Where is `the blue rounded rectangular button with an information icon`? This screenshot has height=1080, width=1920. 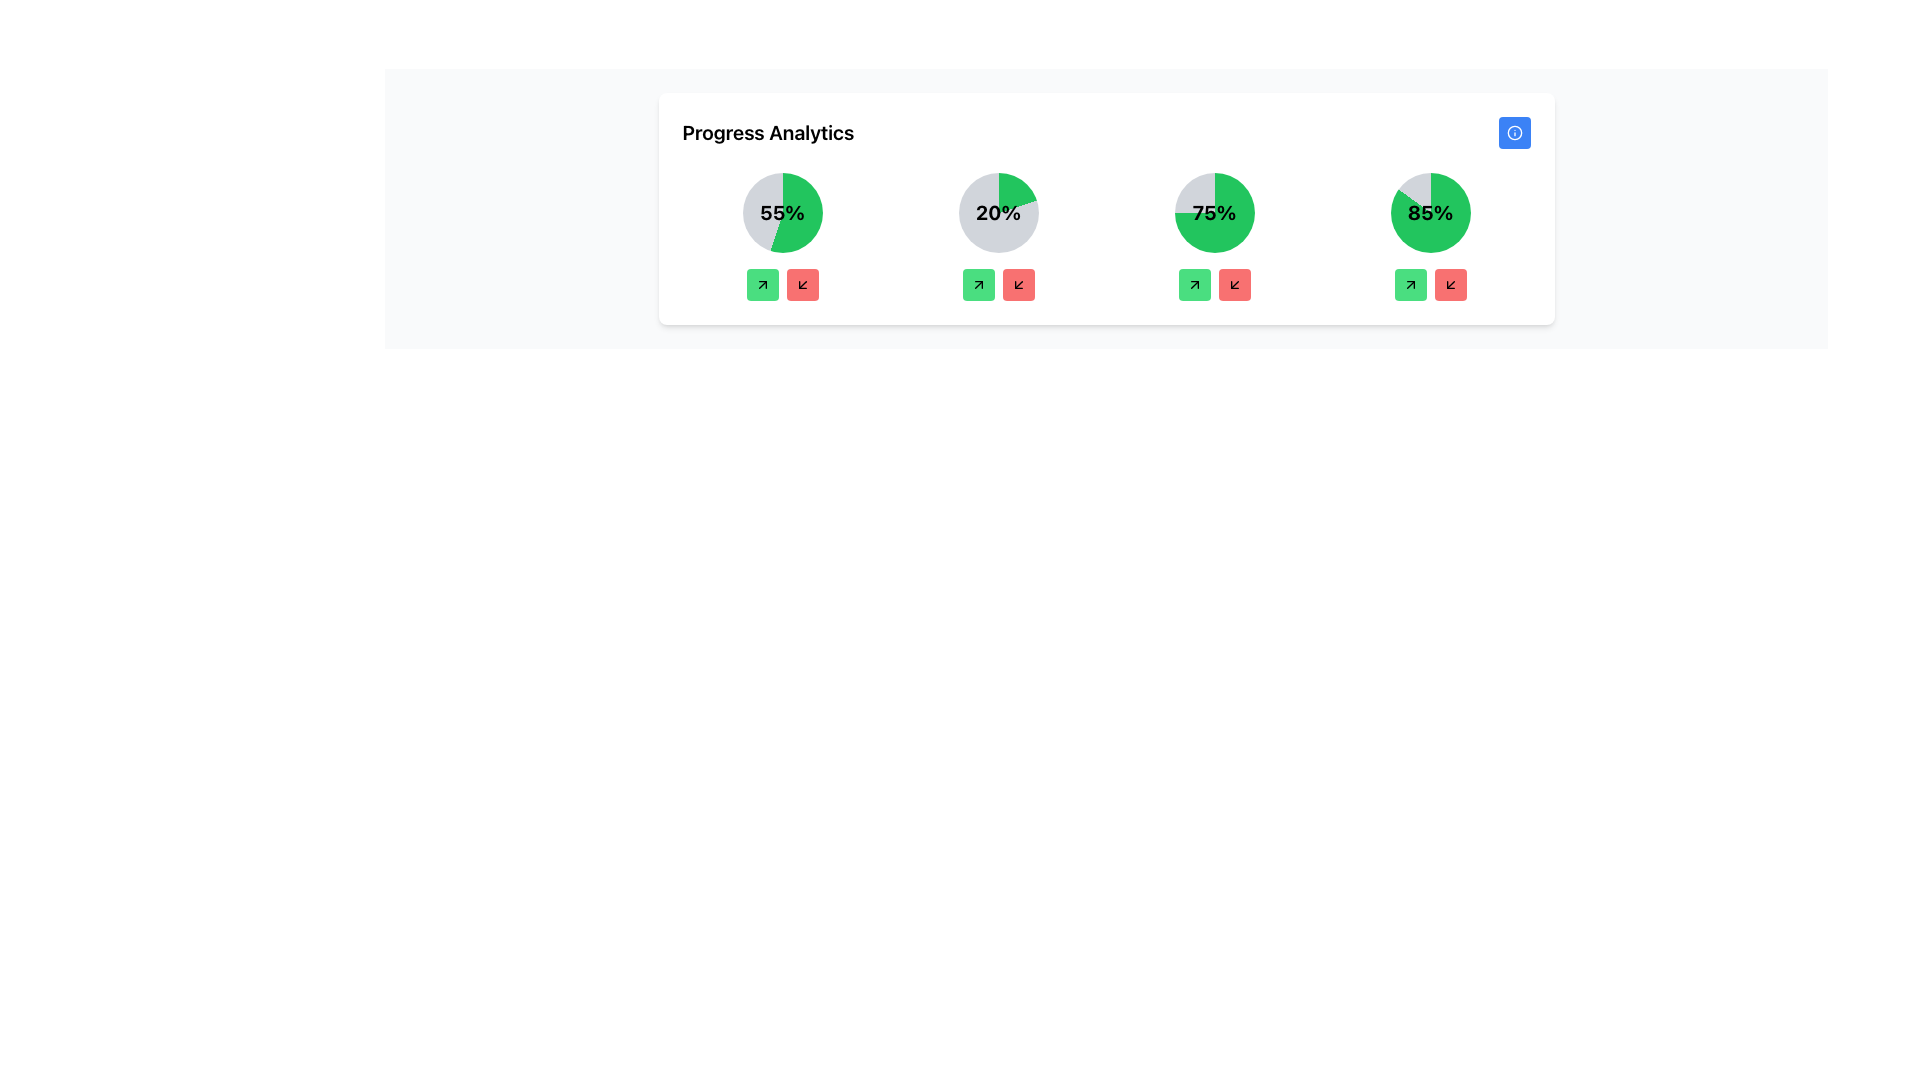
the blue rounded rectangular button with an information icon is located at coordinates (1514, 132).